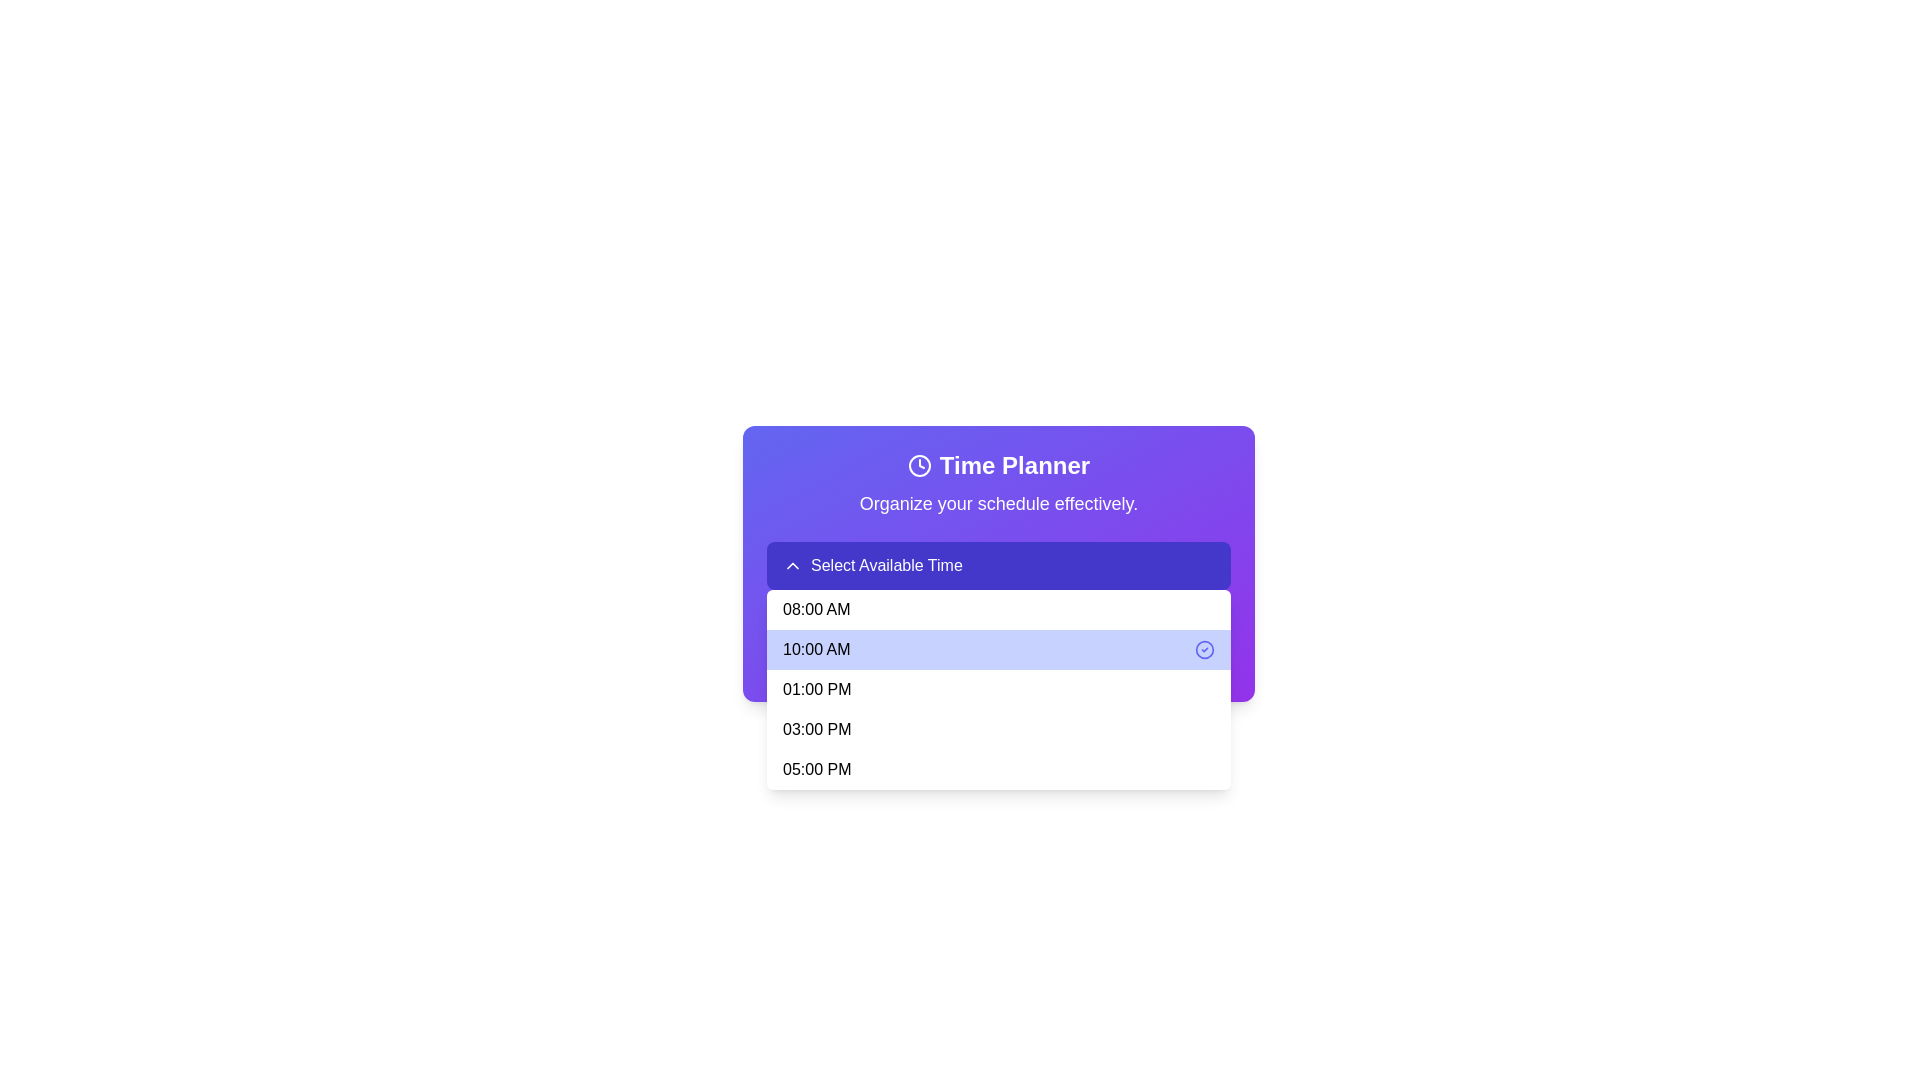  Describe the element at coordinates (817, 729) in the screenshot. I see `the '03:00 PM' time selection option within the dropdown menu` at that location.